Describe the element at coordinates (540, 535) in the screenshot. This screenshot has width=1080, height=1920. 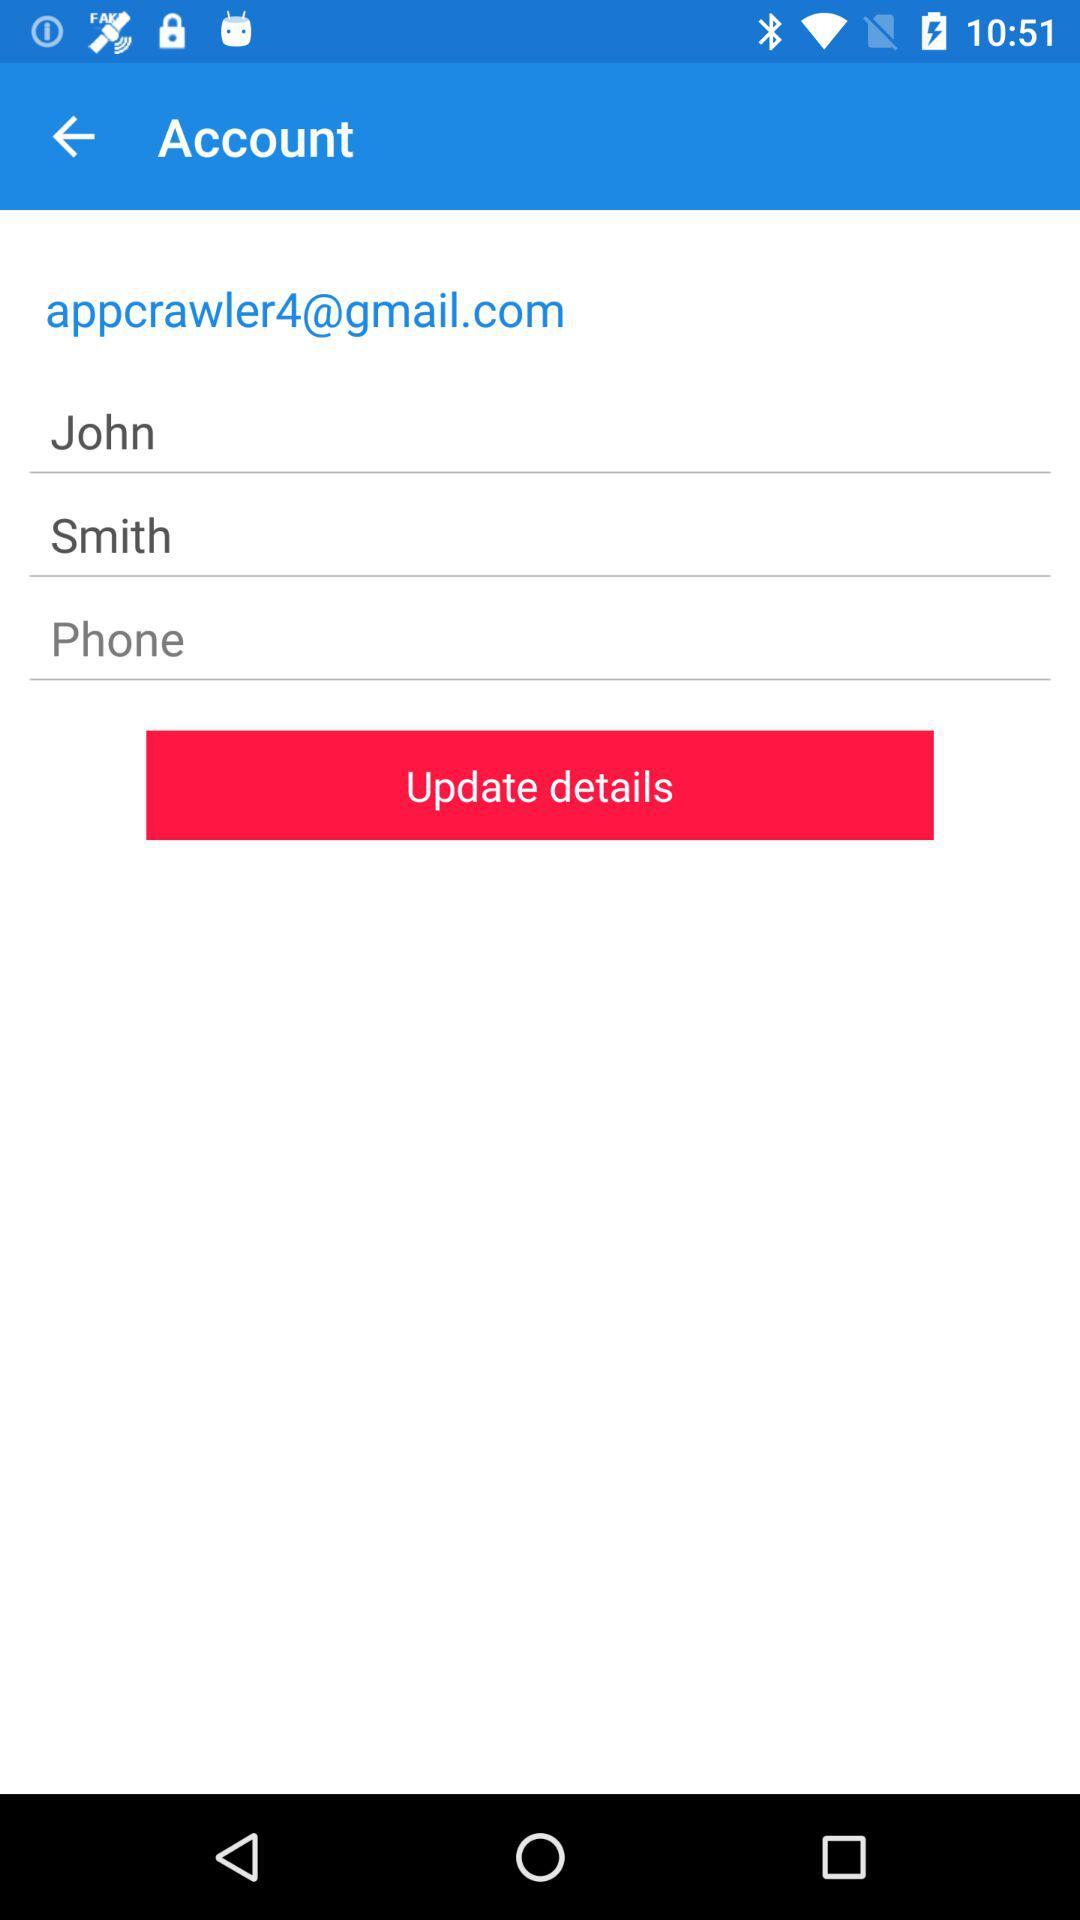
I see `smith icon` at that location.